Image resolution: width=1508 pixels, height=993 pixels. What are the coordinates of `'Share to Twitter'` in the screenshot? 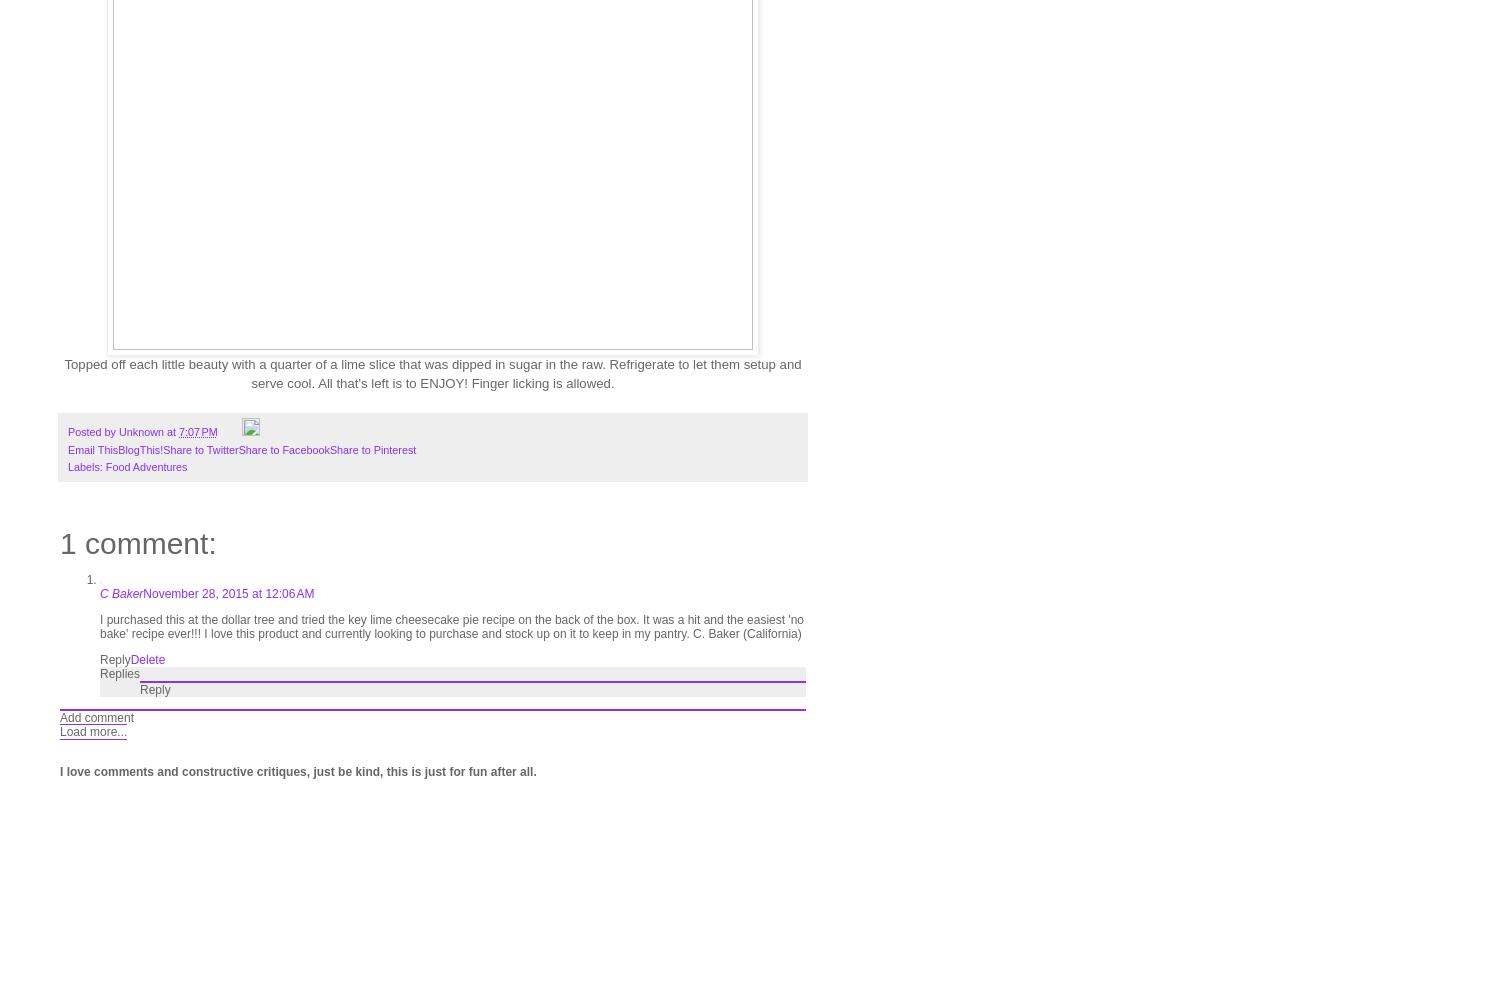 It's located at (163, 449).